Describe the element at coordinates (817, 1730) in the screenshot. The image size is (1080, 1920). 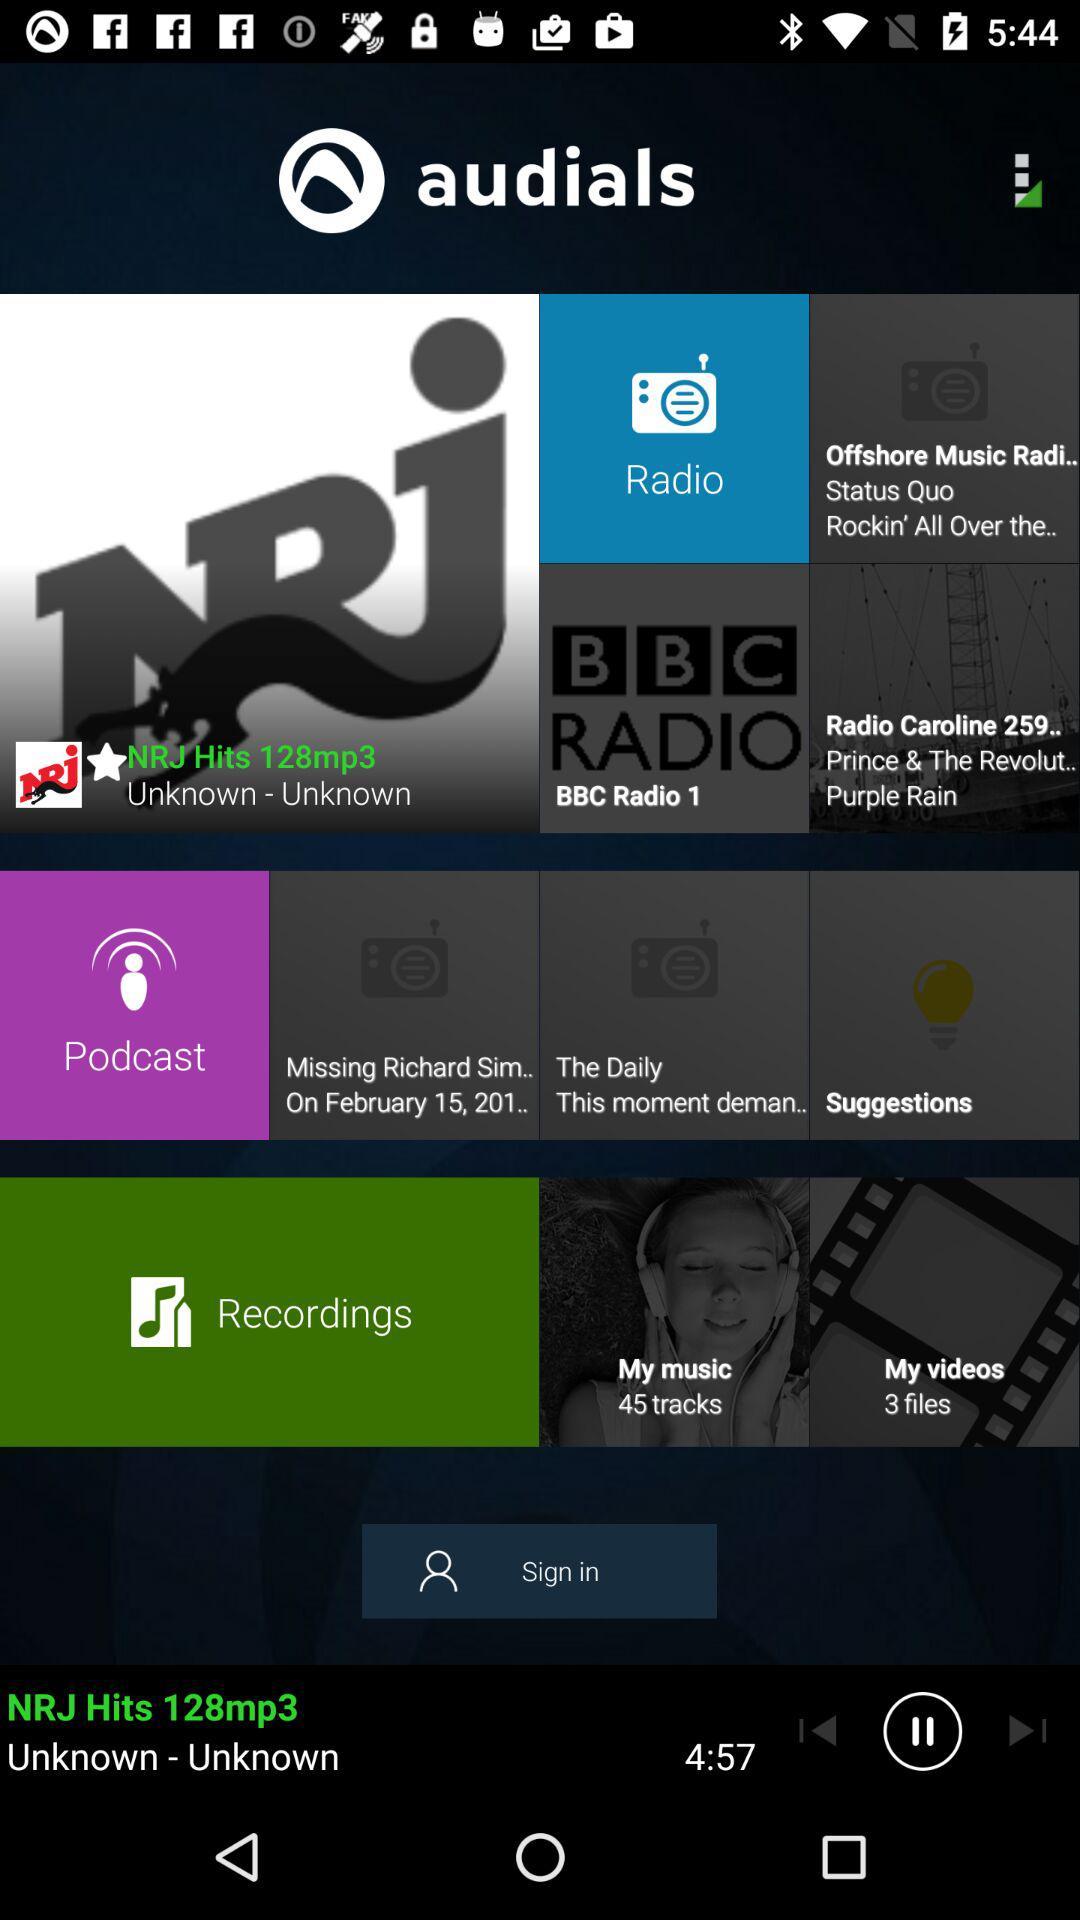
I see `the skip_previous icon` at that location.